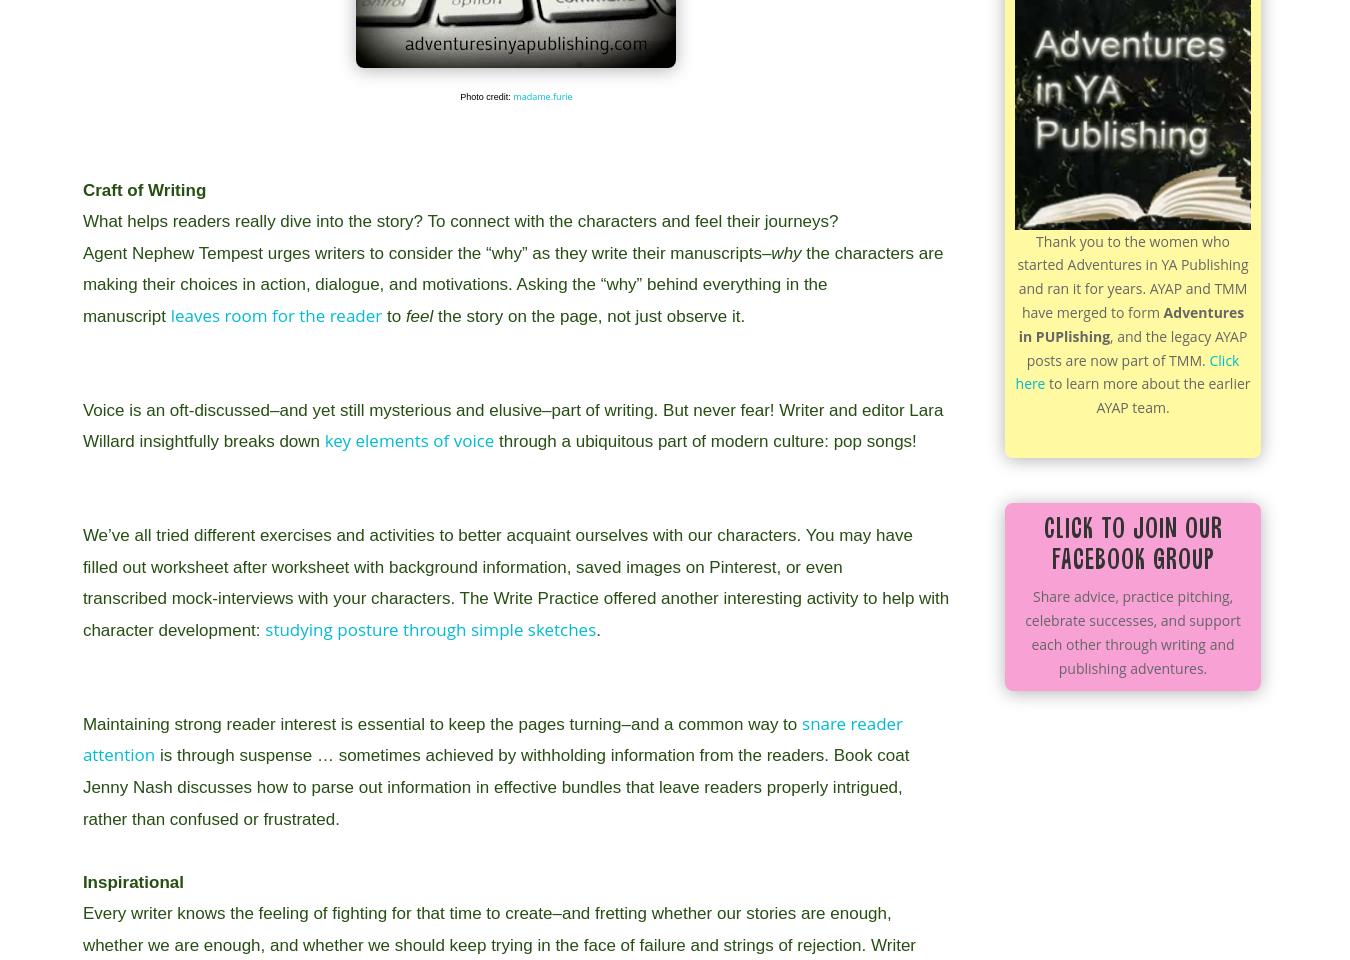 The image size is (1350, 960). What do you see at coordinates (591, 316) in the screenshot?
I see `'the story on the page, not just observe it.'` at bounding box center [591, 316].